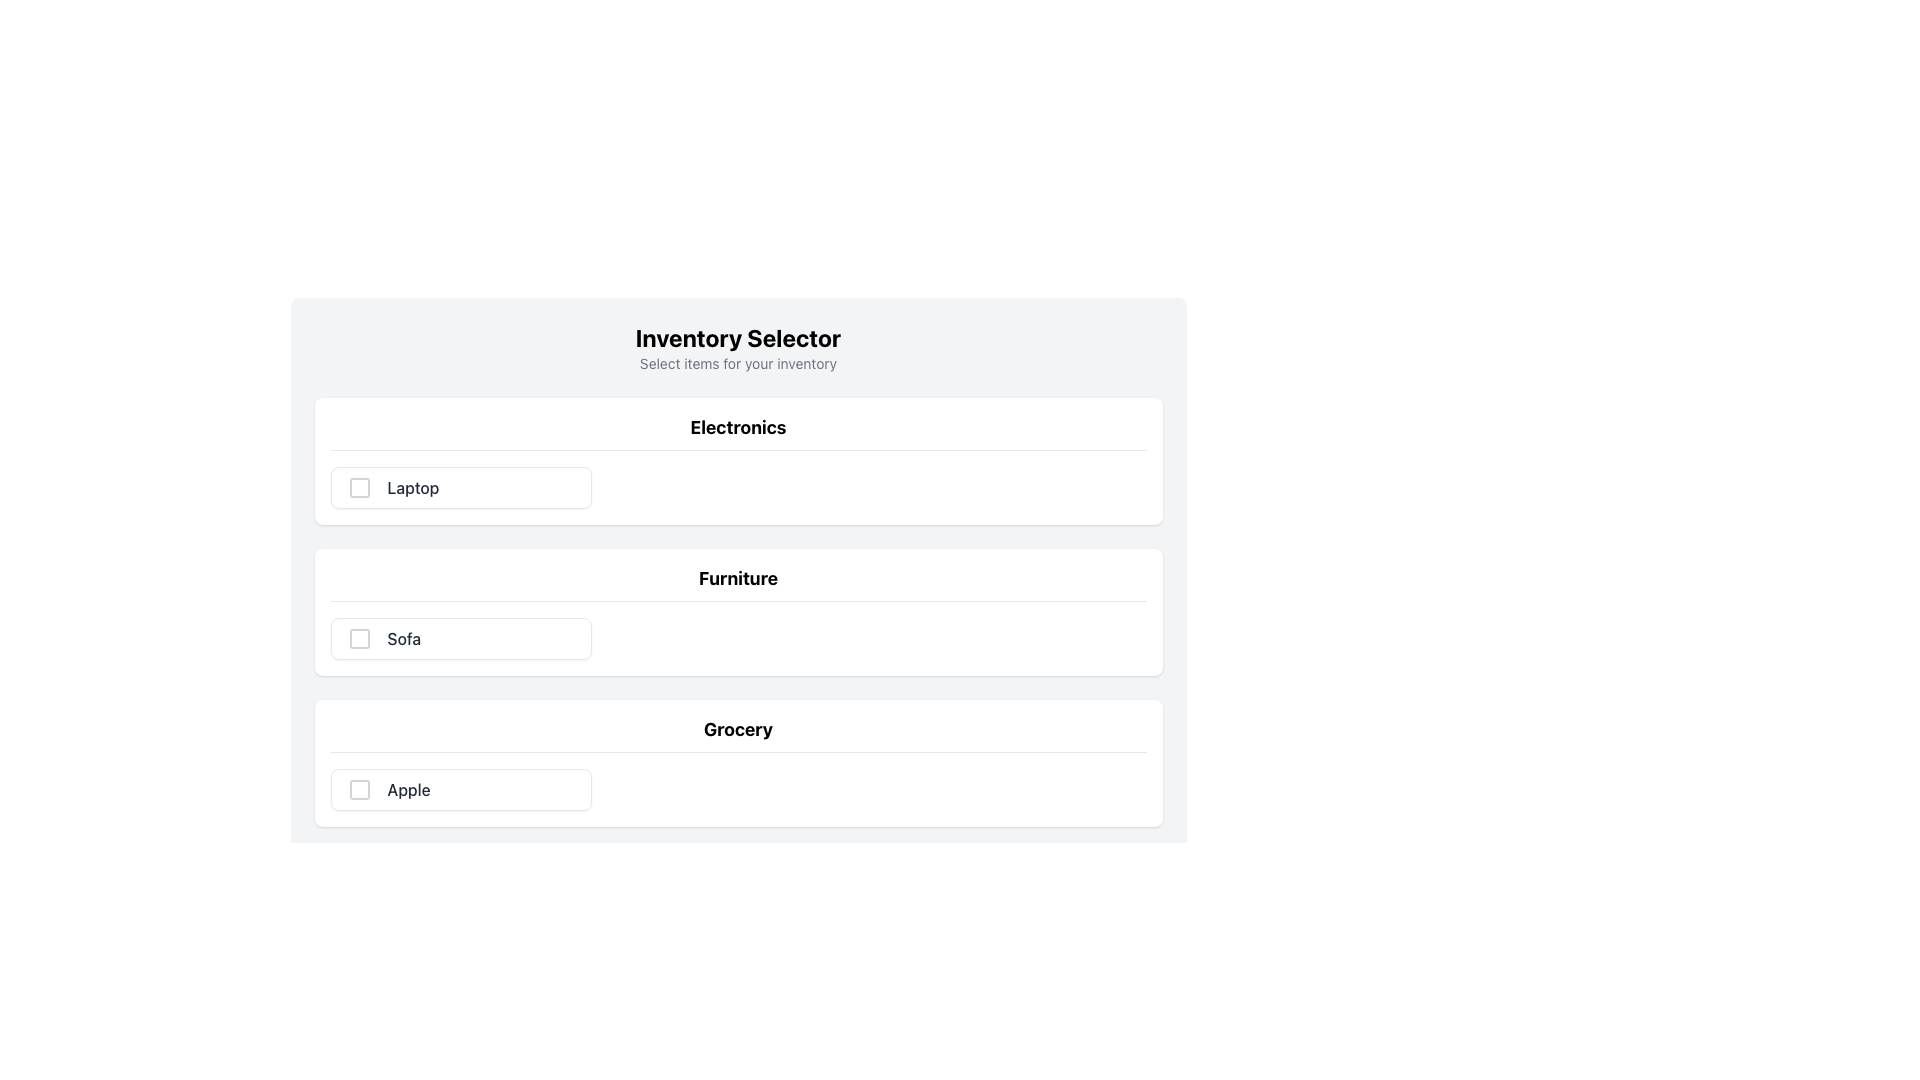 The width and height of the screenshot is (1920, 1080). Describe the element at coordinates (737, 789) in the screenshot. I see `the checkbox of the 'Apple' selectable list item located in the 'Grocery' section` at that location.